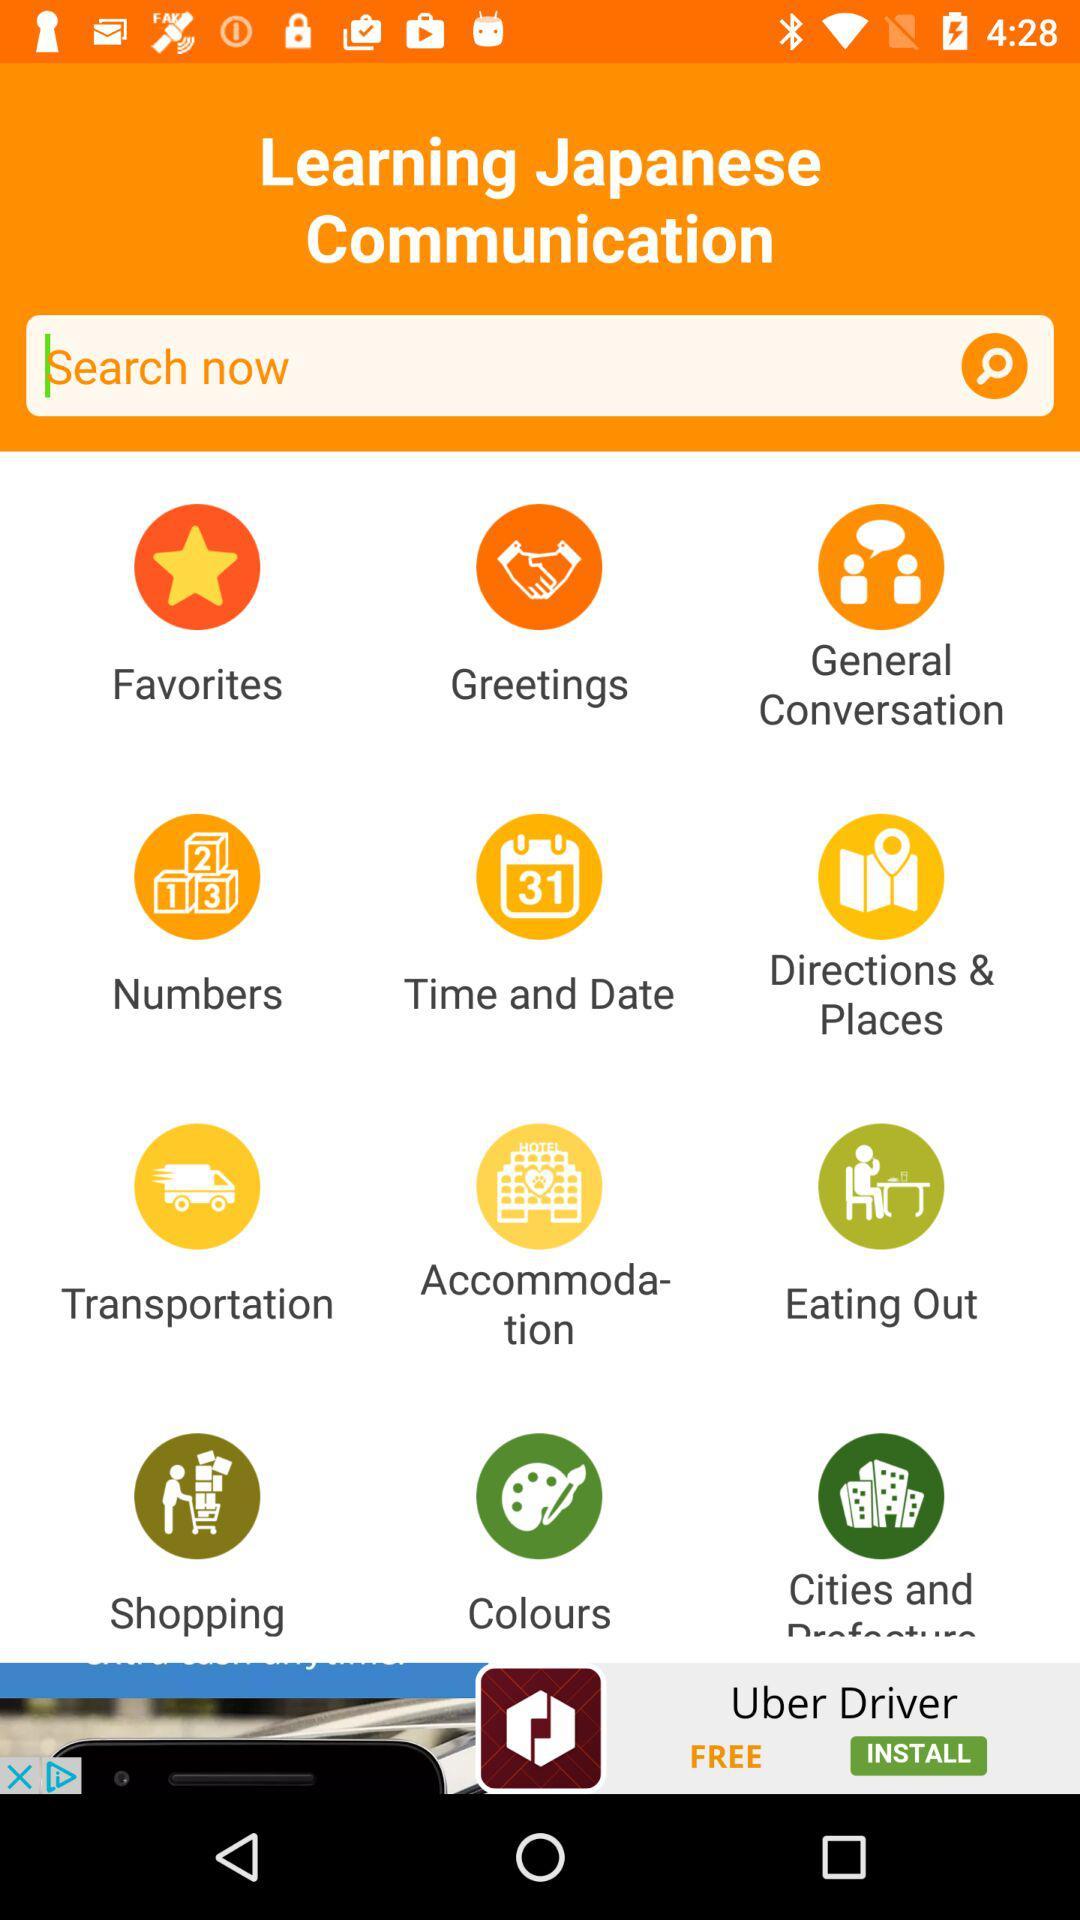 The width and height of the screenshot is (1080, 1920). Describe the element at coordinates (994, 365) in the screenshot. I see `the search icon` at that location.